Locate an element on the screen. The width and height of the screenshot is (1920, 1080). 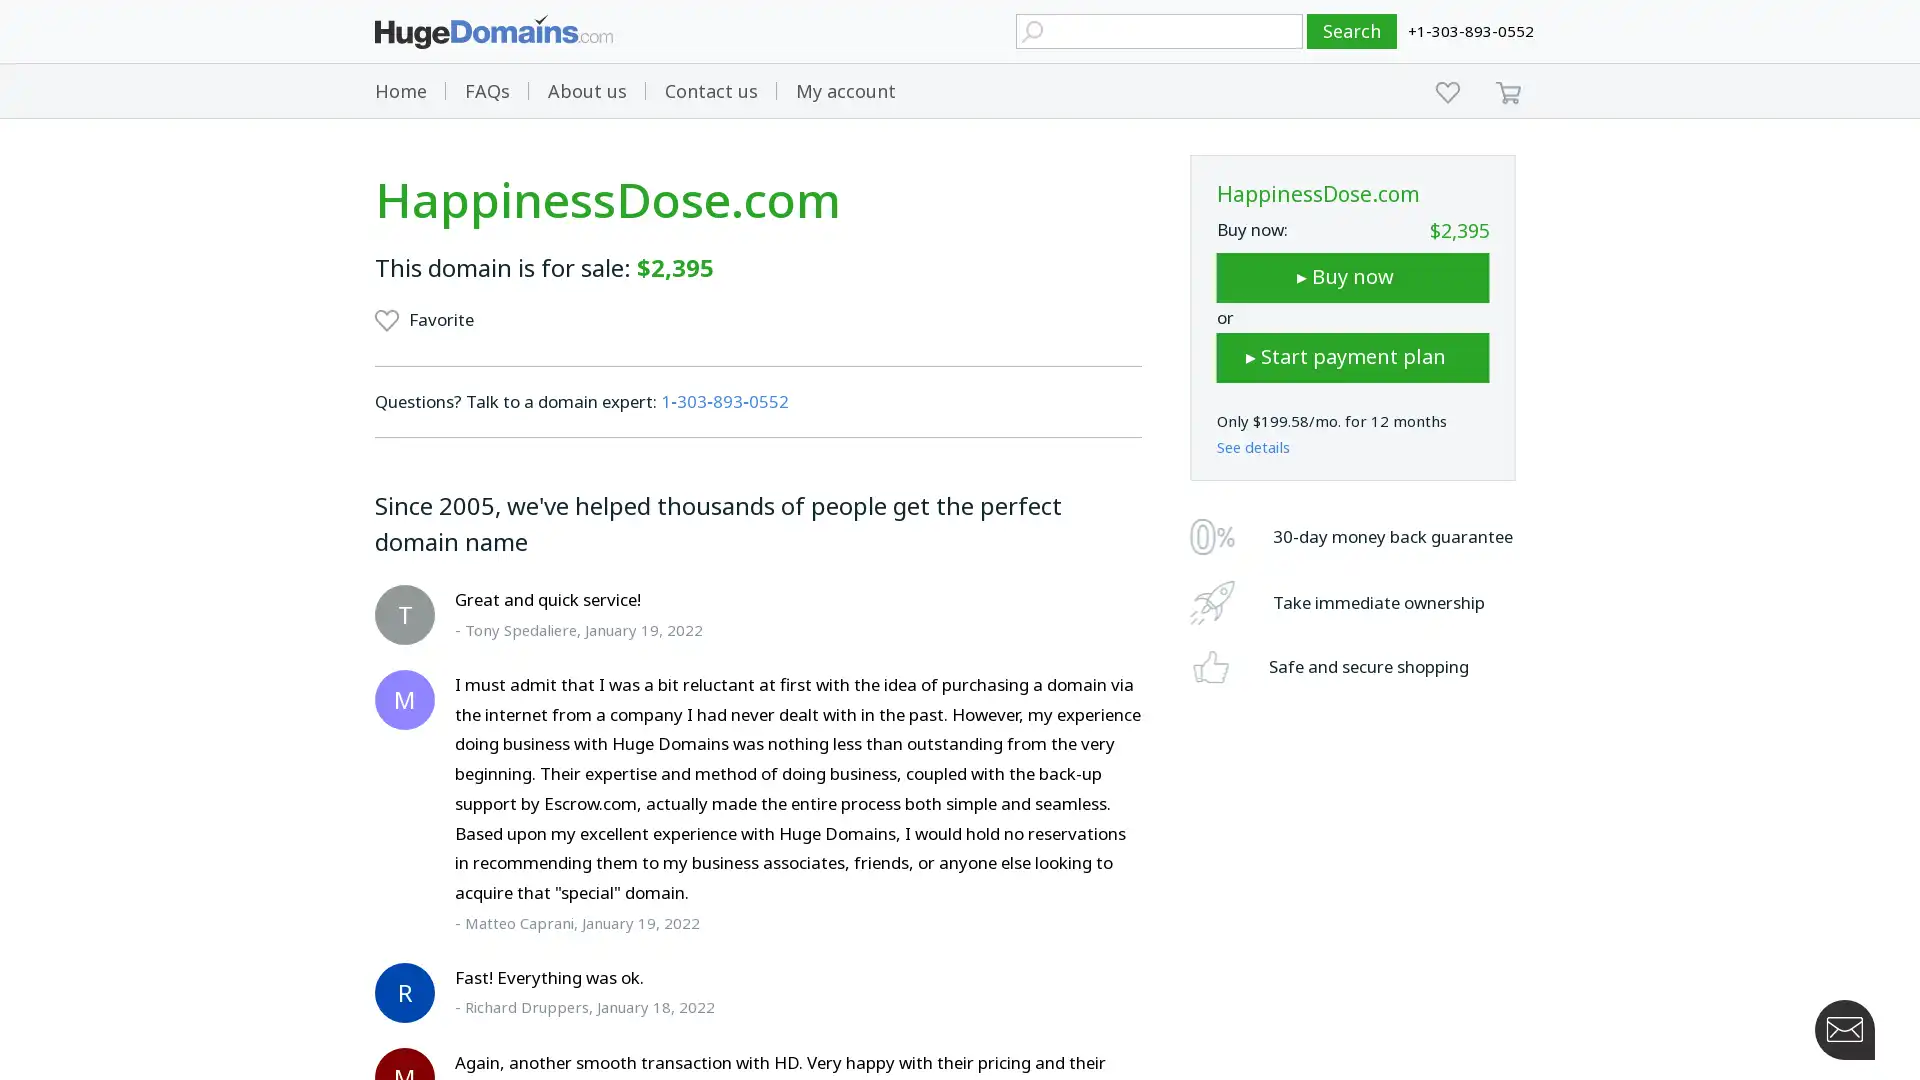
Search is located at coordinates (1352, 31).